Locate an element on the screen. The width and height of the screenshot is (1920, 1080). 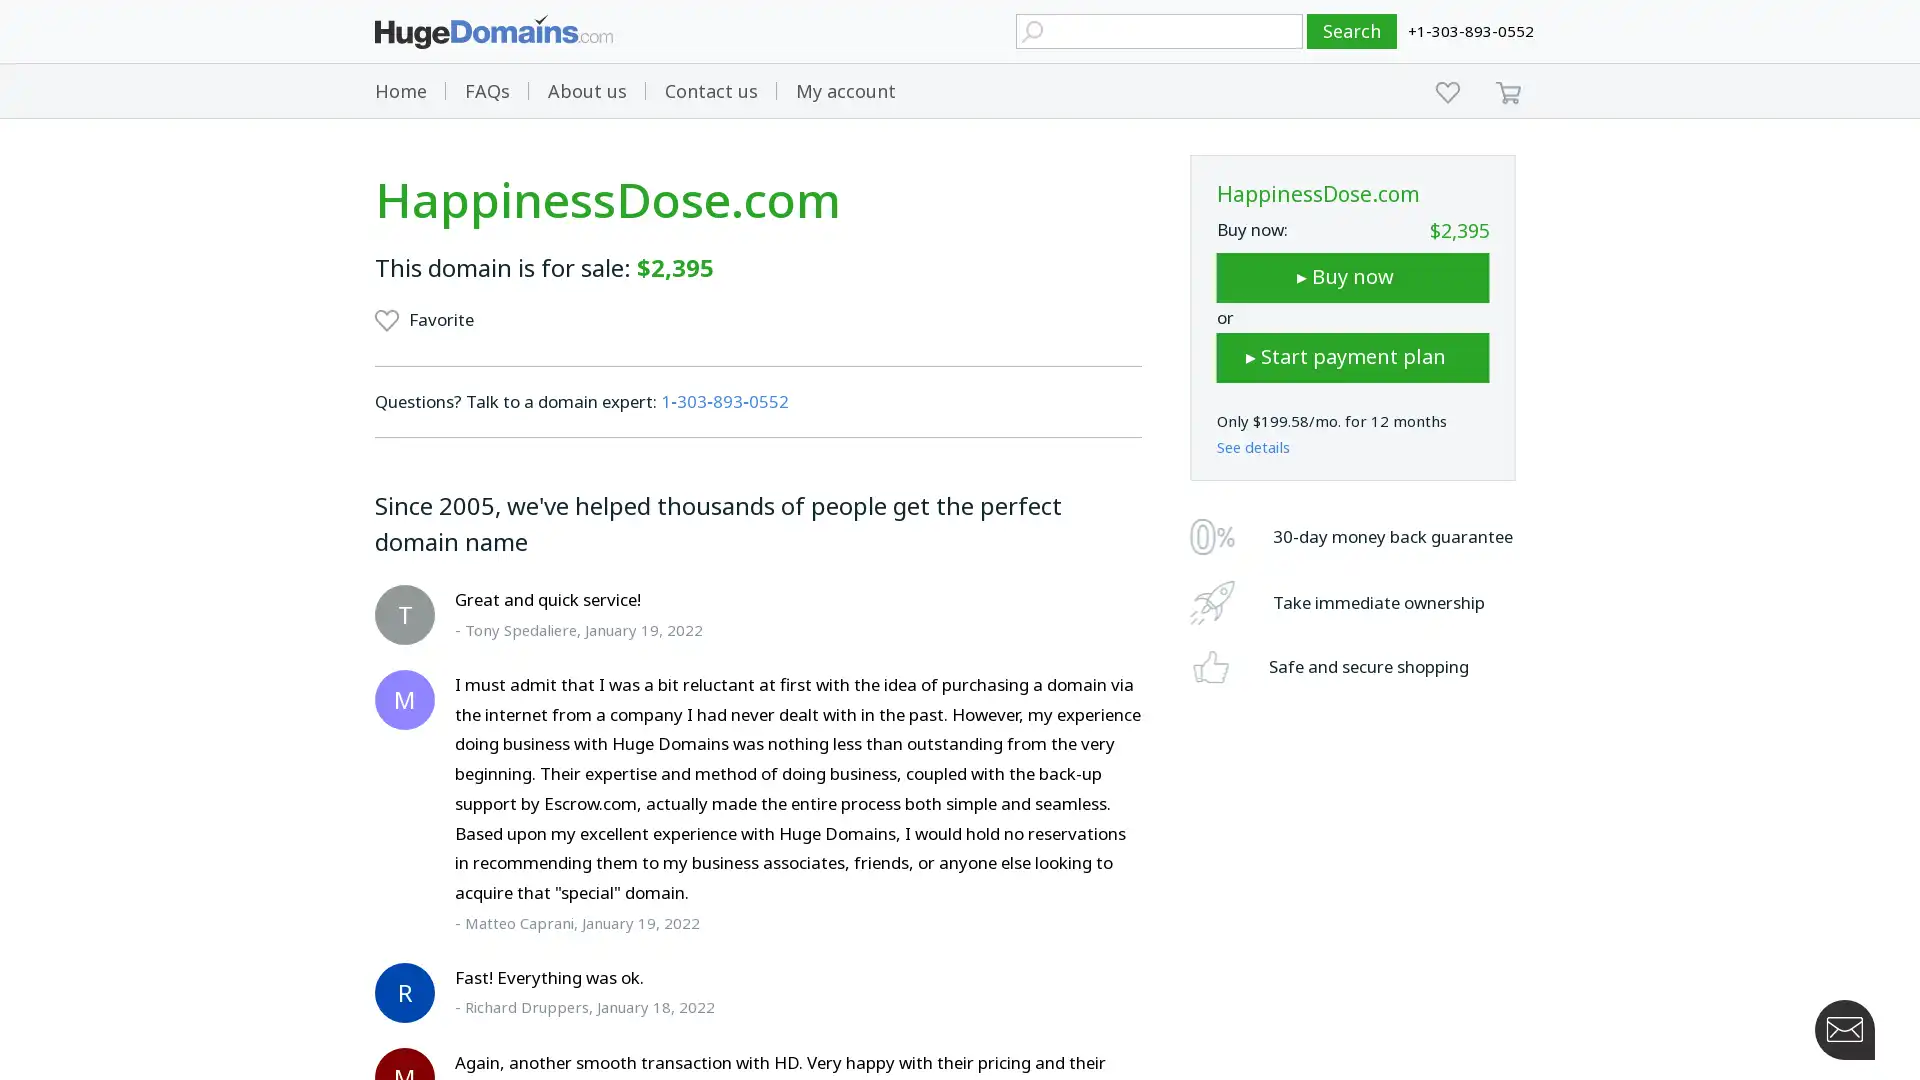
Search is located at coordinates (1352, 31).